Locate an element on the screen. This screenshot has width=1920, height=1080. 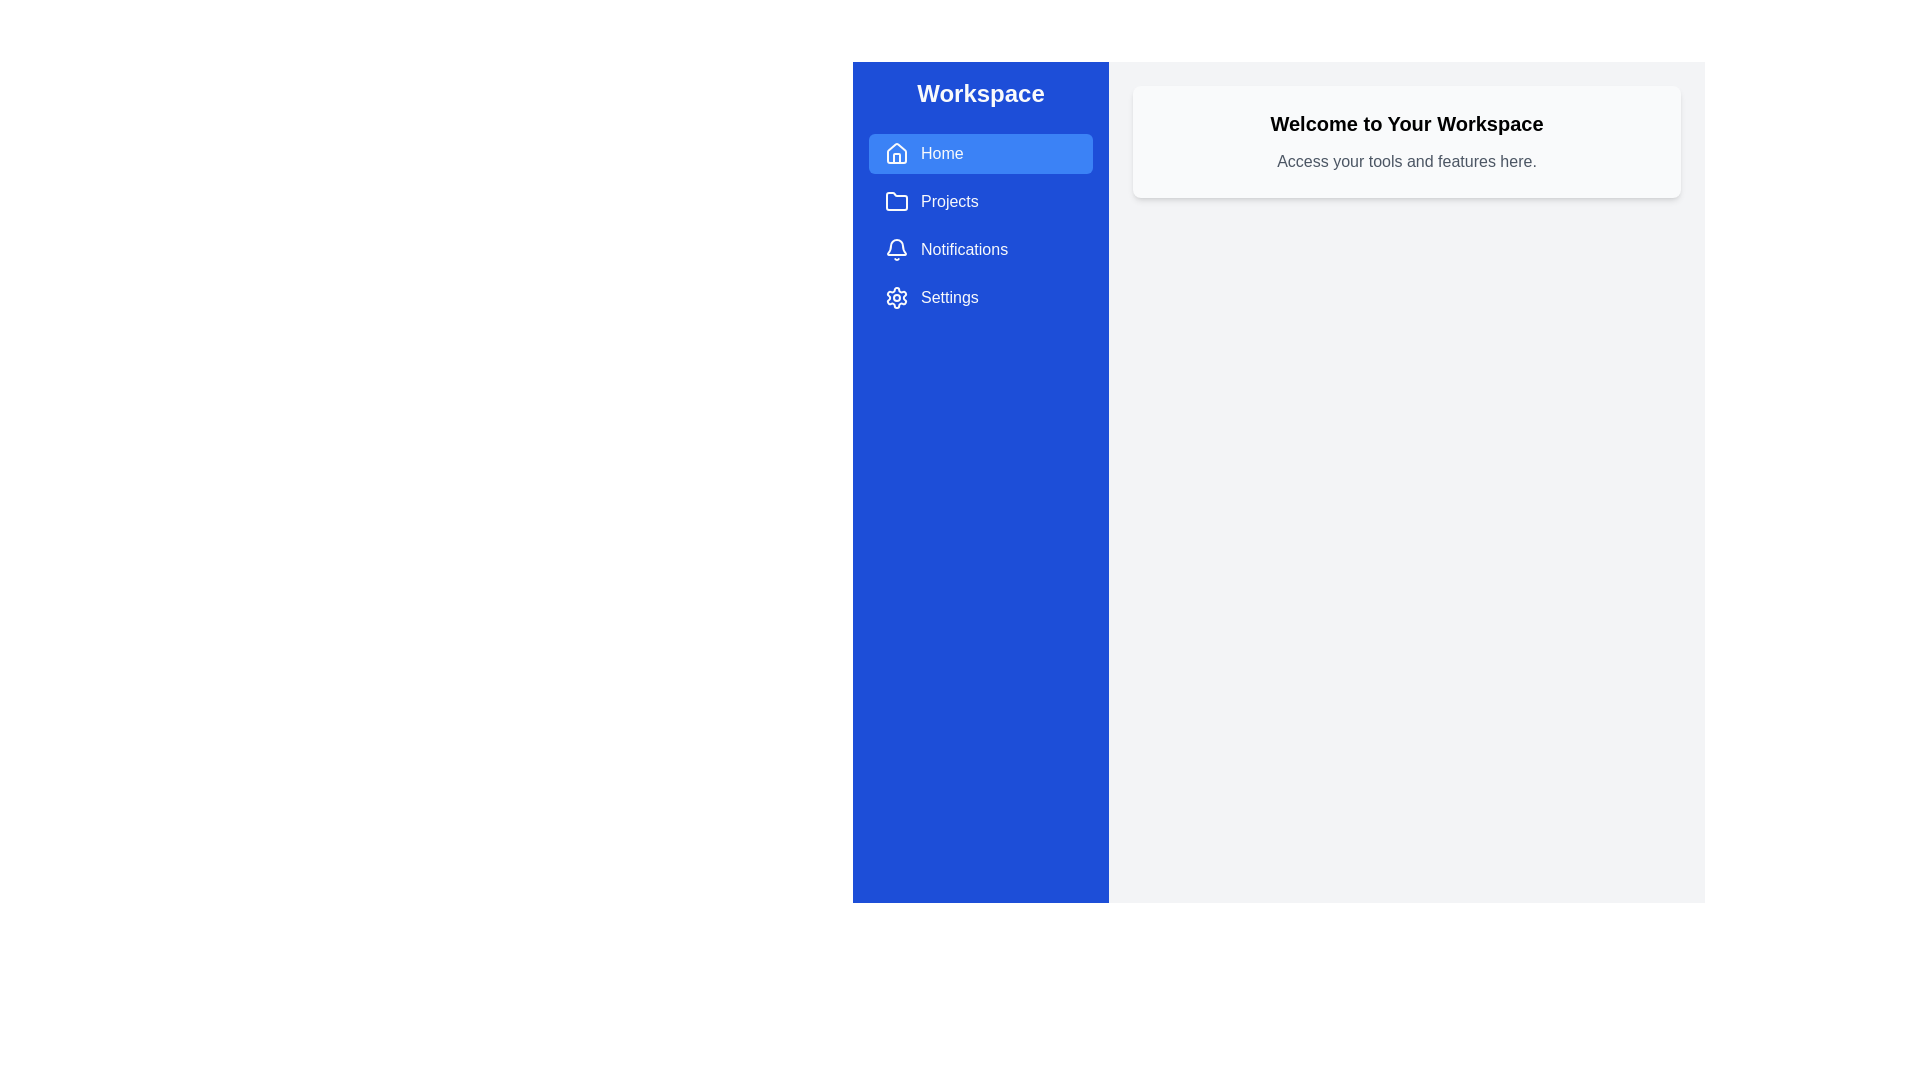
the 'Notifications' button, which is the third button in the vertical navigation list with a blue background and a white bell icon is located at coordinates (980, 249).